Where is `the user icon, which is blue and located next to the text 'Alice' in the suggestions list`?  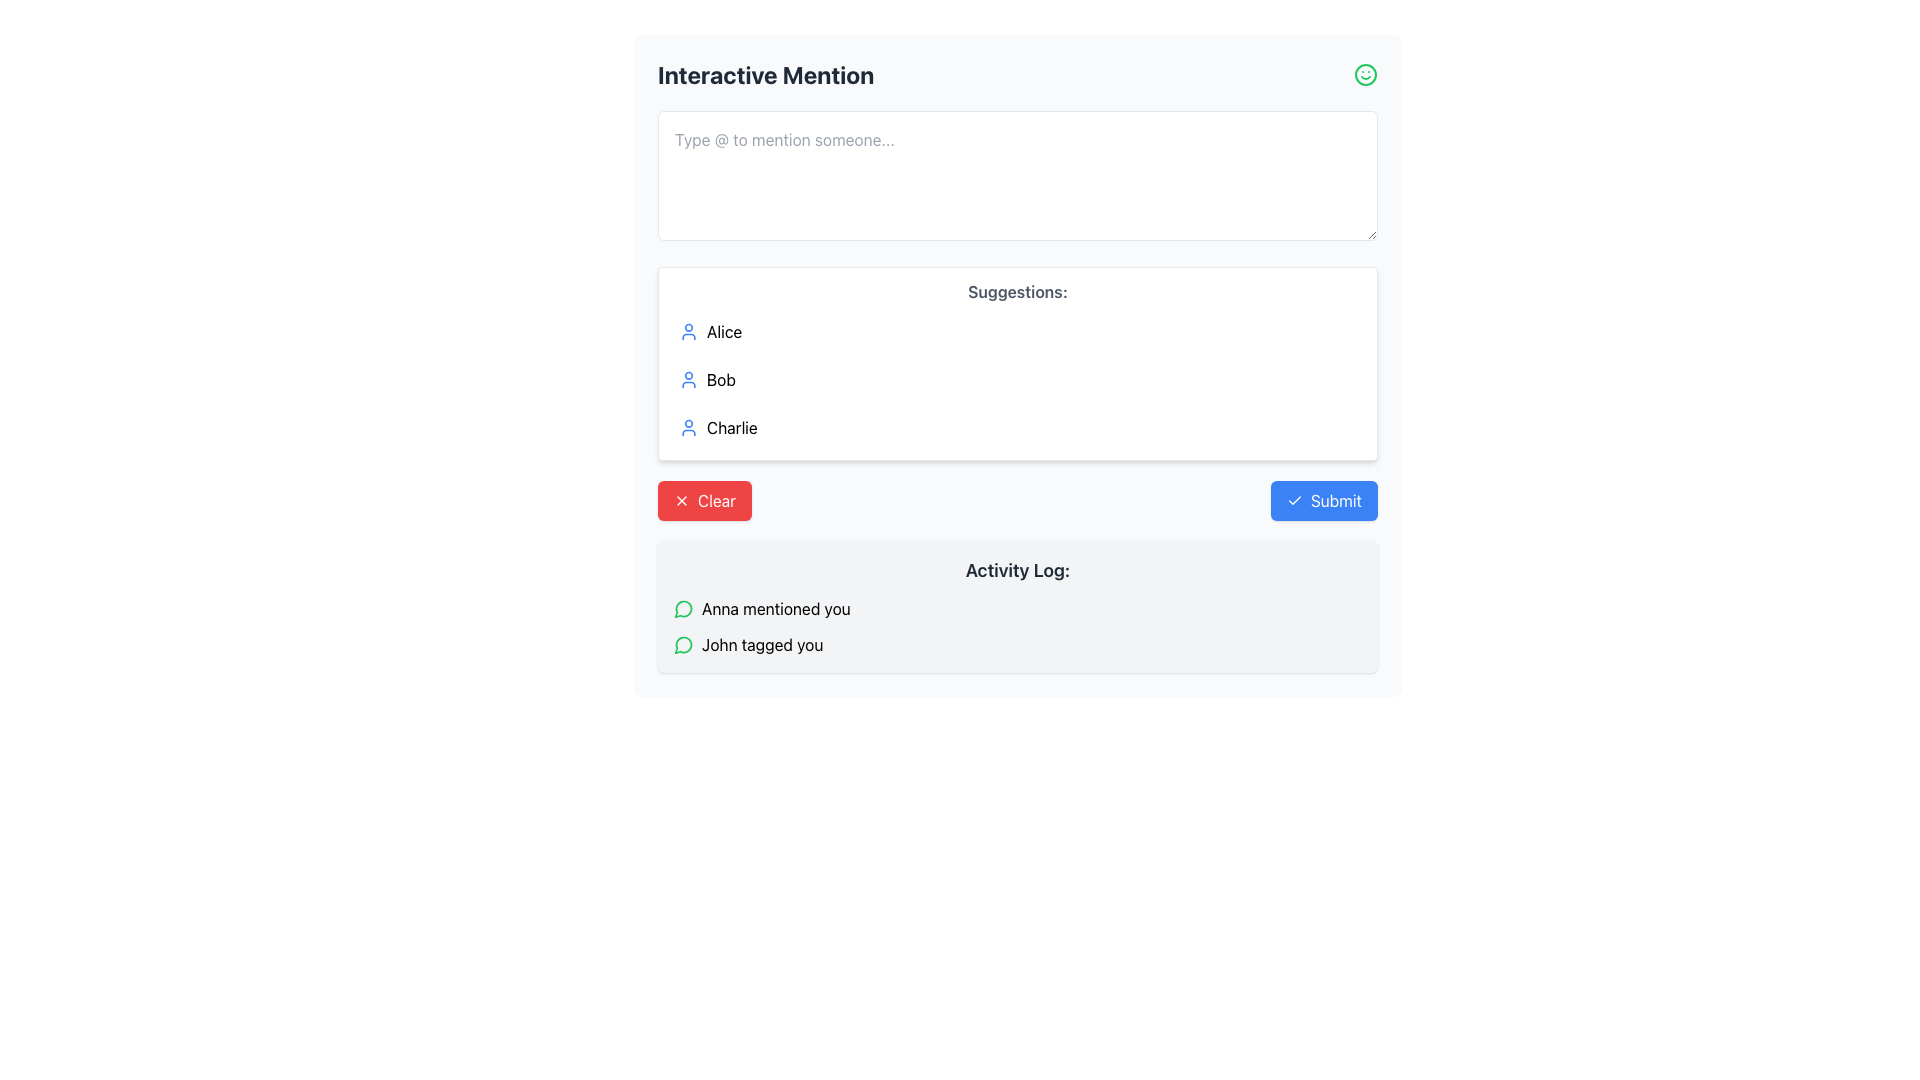
the user icon, which is blue and located next to the text 'Alice' in the suggestions list is located at coordinates (689, 330).